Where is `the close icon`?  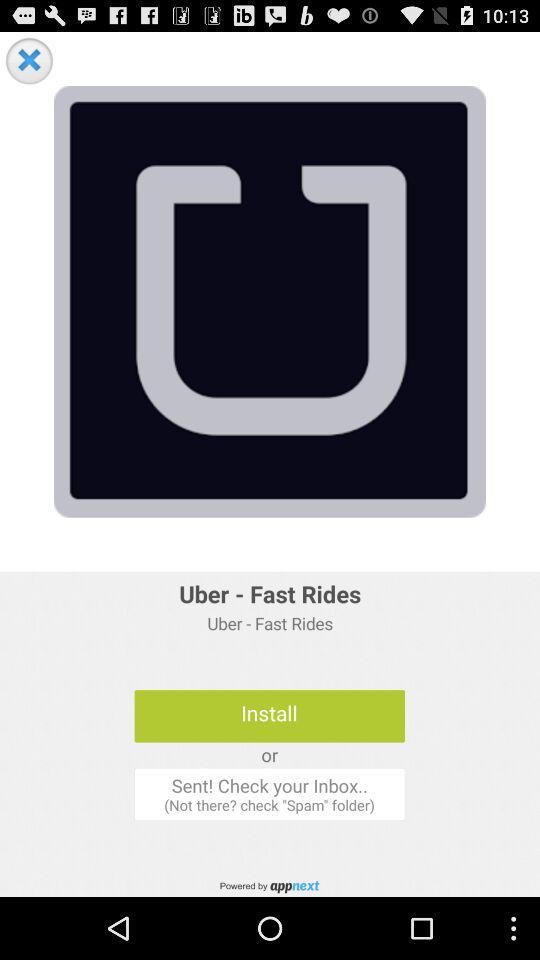
the close icon is located at coordinates (28, 65).